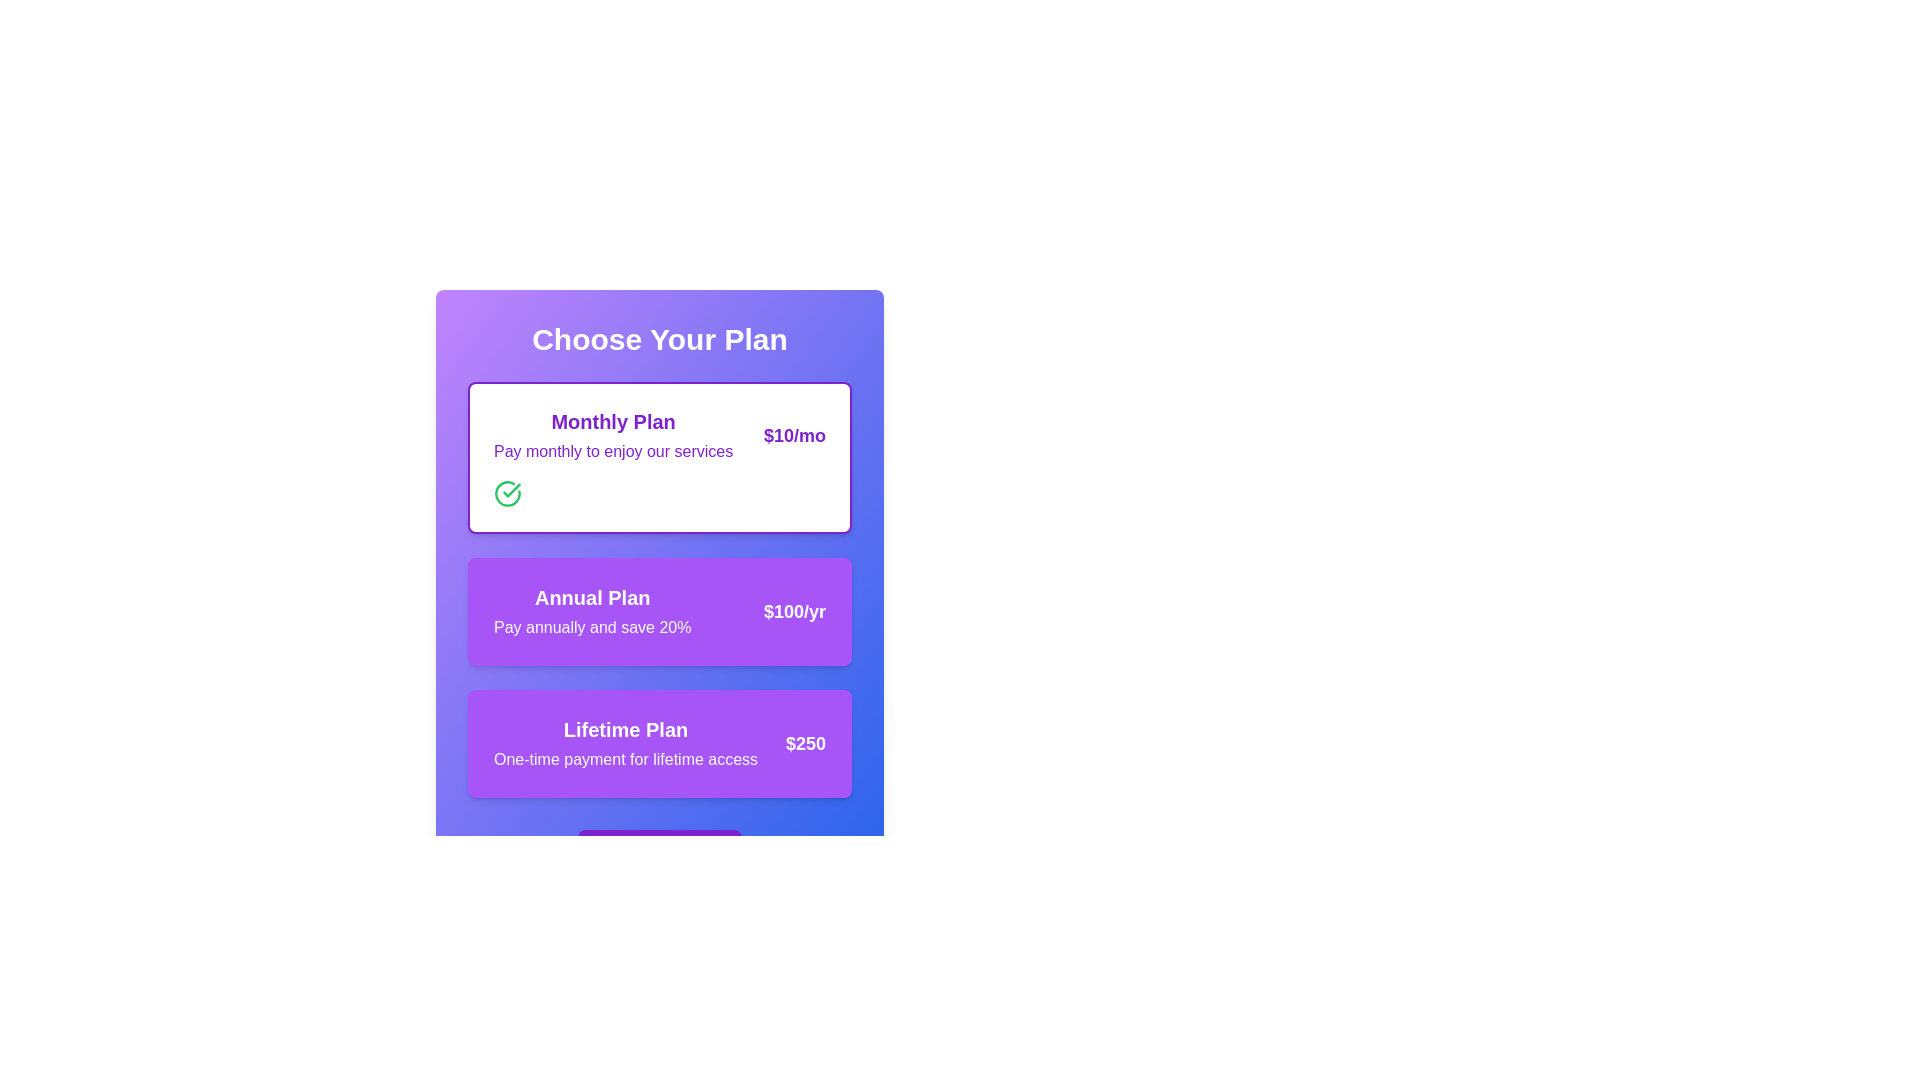  I want to click on the 'Lifetime Plan' text label, which serves as a title indicating the pricing option within the last card of a three-option list, so click(625, 729).